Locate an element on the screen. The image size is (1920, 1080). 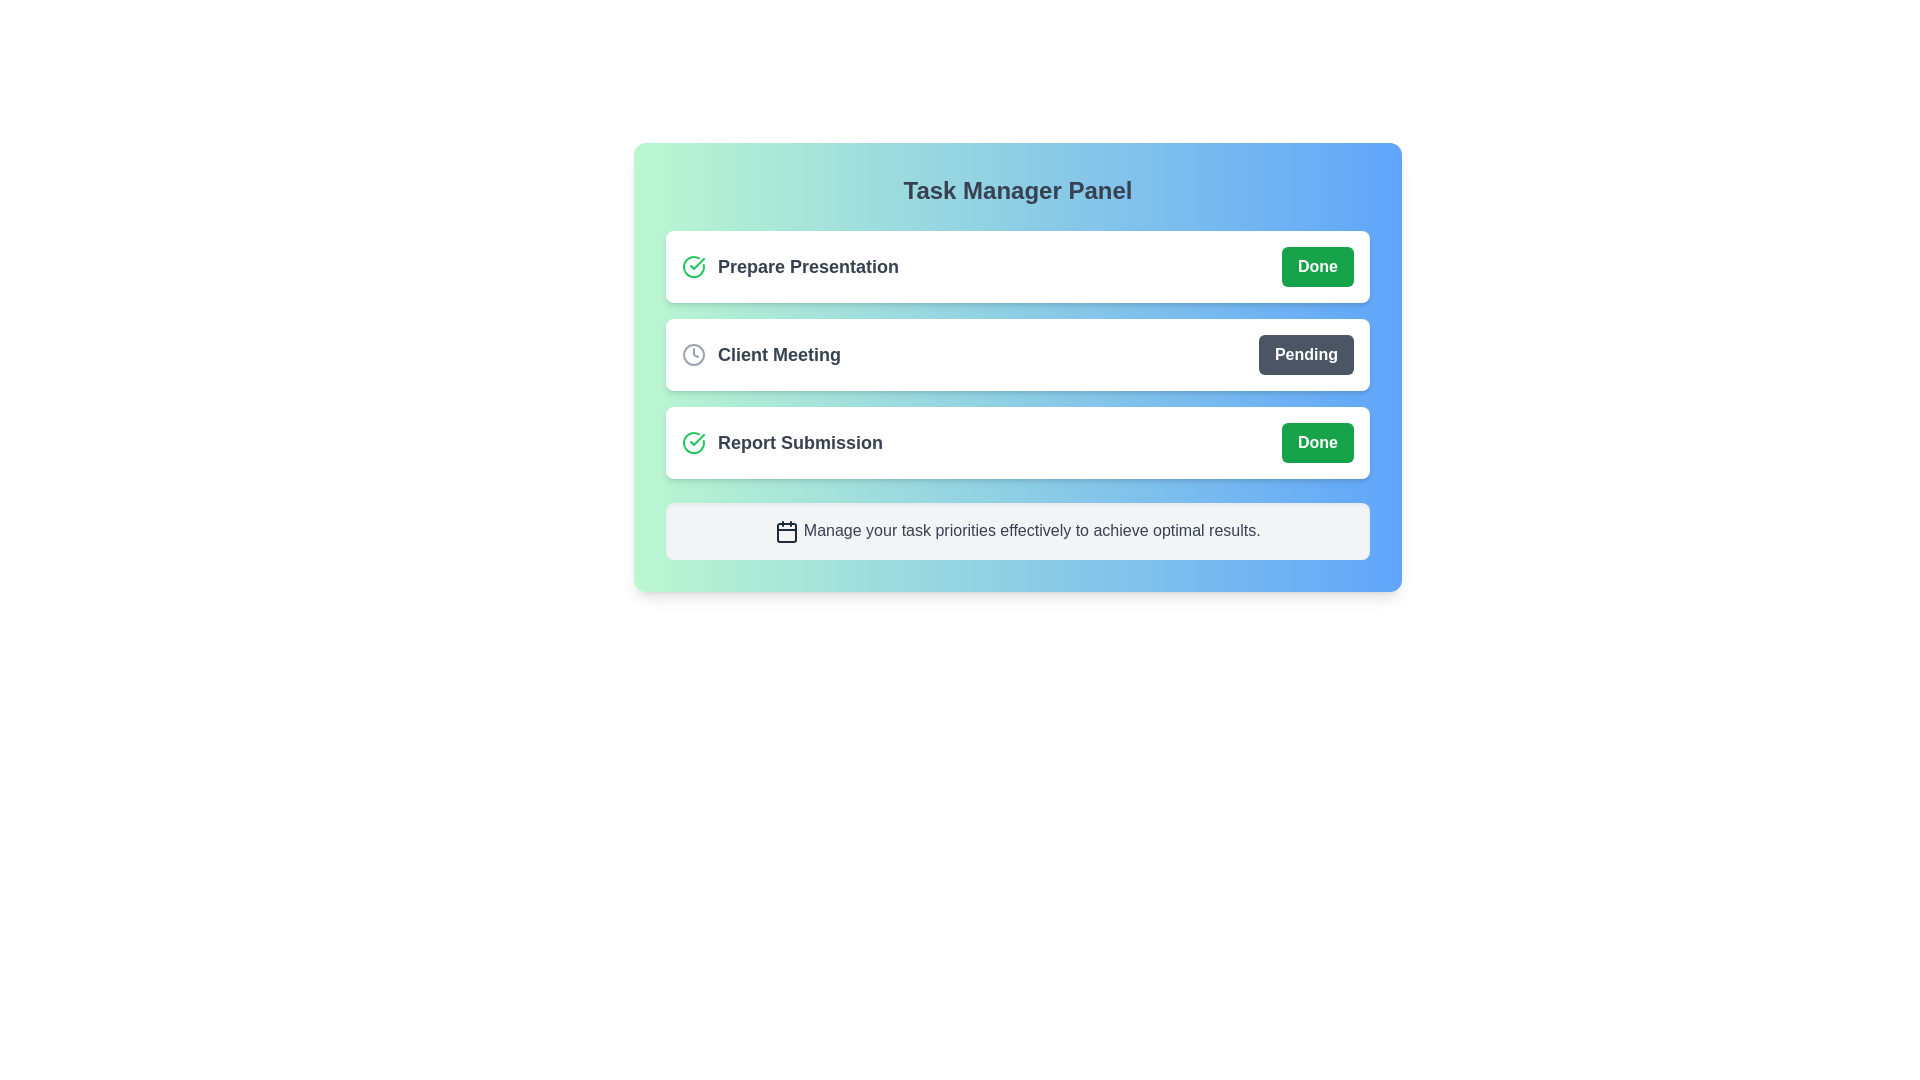
the panel background to trigger any potential hidden interactions is located at coordinates (1017, 542).